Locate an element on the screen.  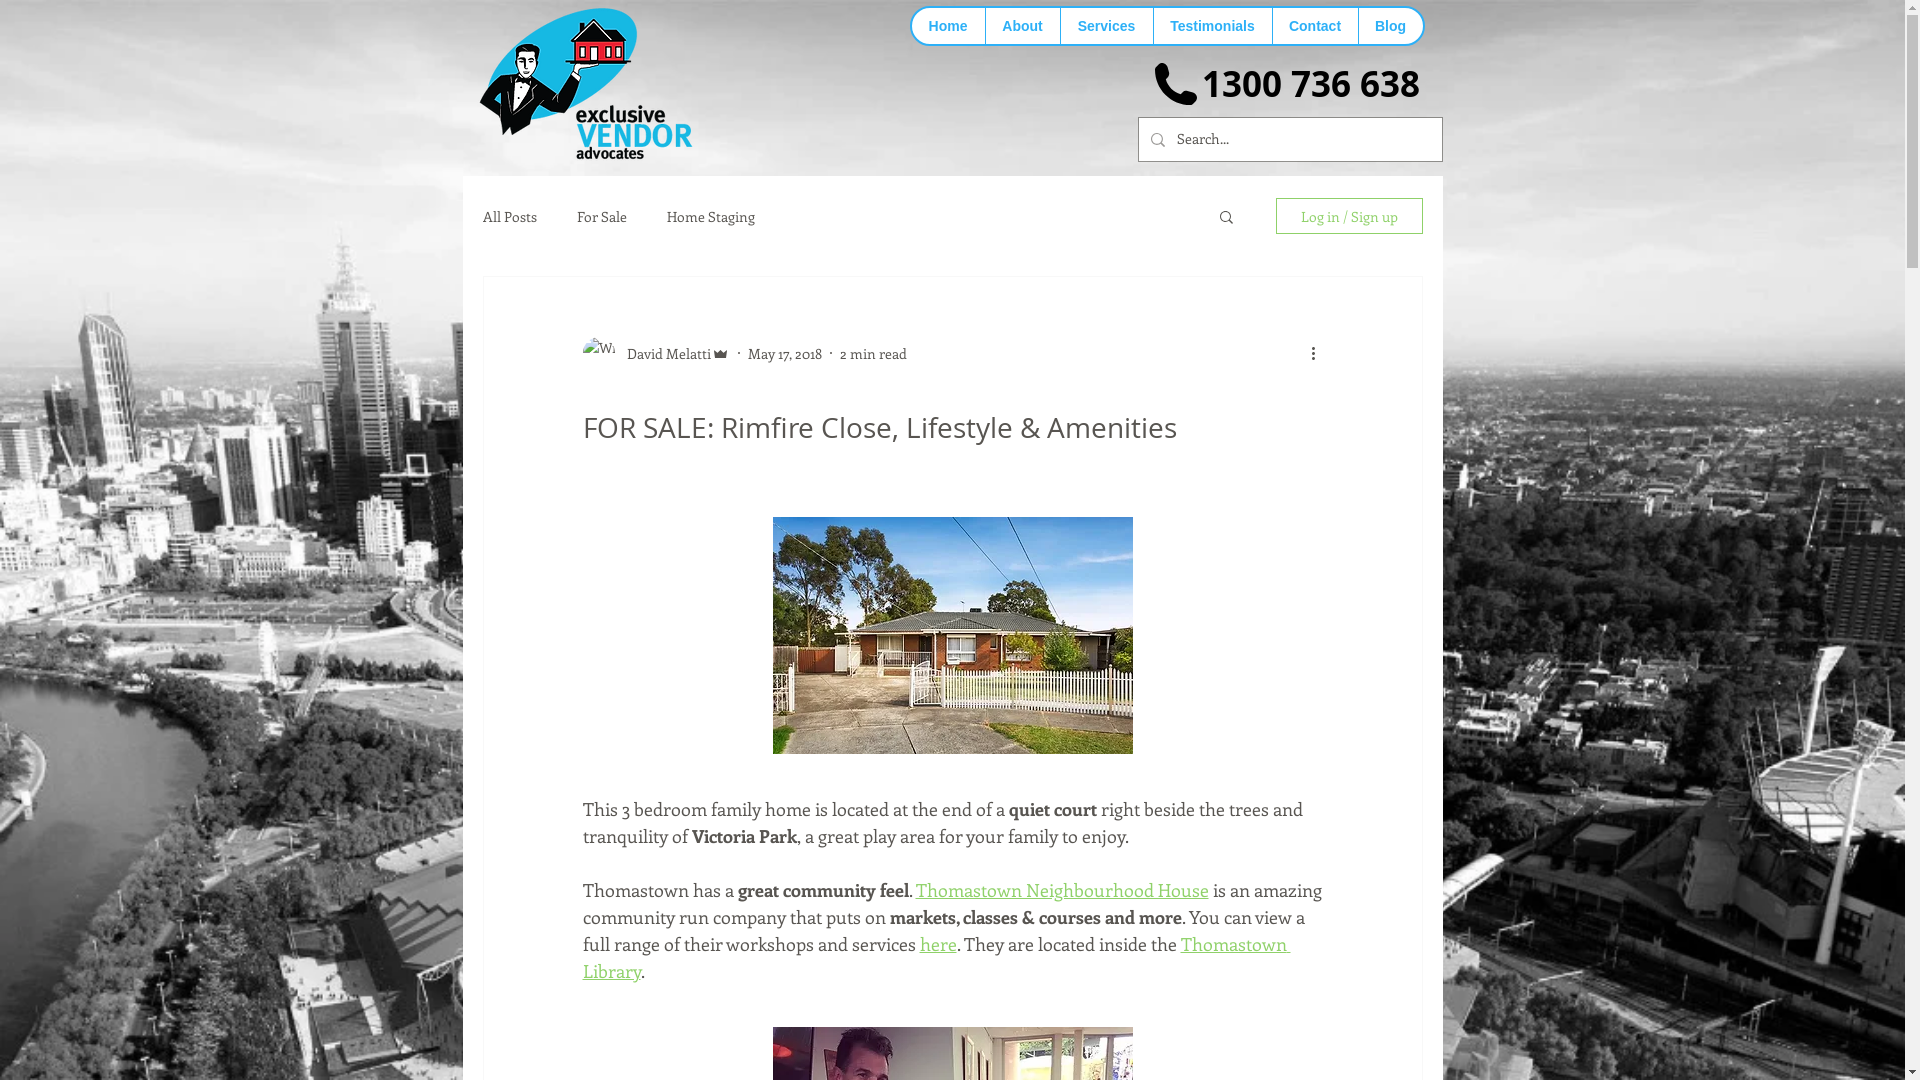
'Contact' is located at coordinates (1315, 26).